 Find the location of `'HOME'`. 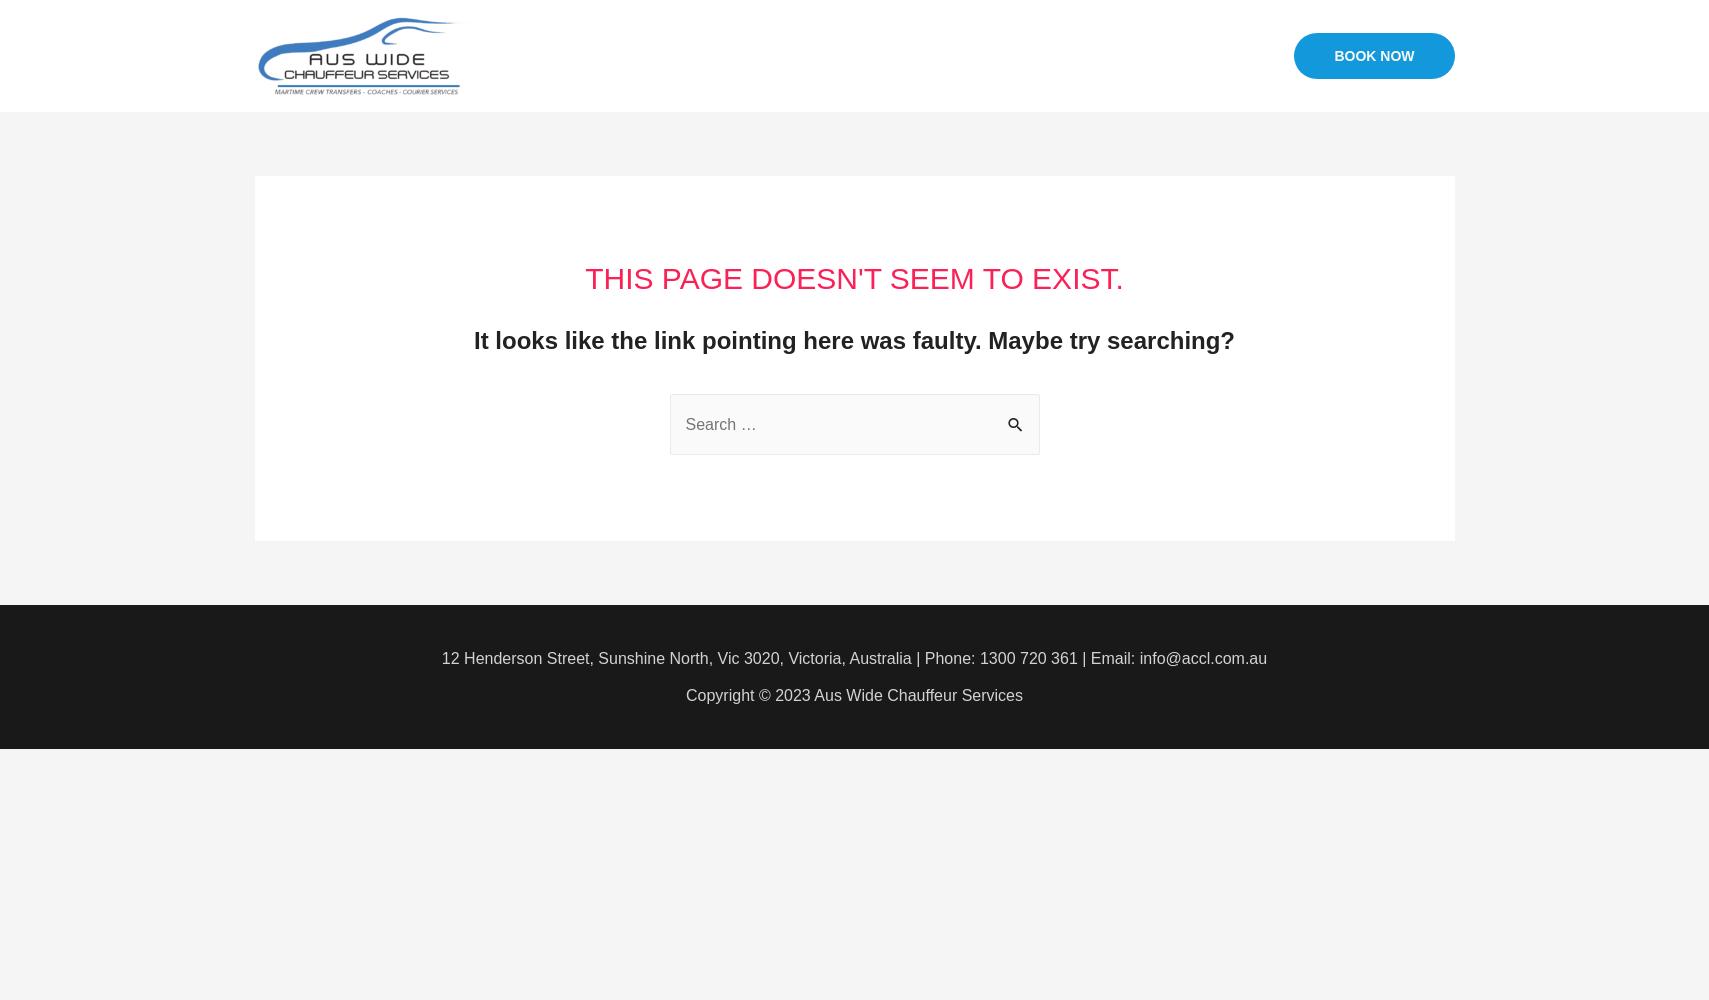

'HOME' is located at coordinates (793, 55).